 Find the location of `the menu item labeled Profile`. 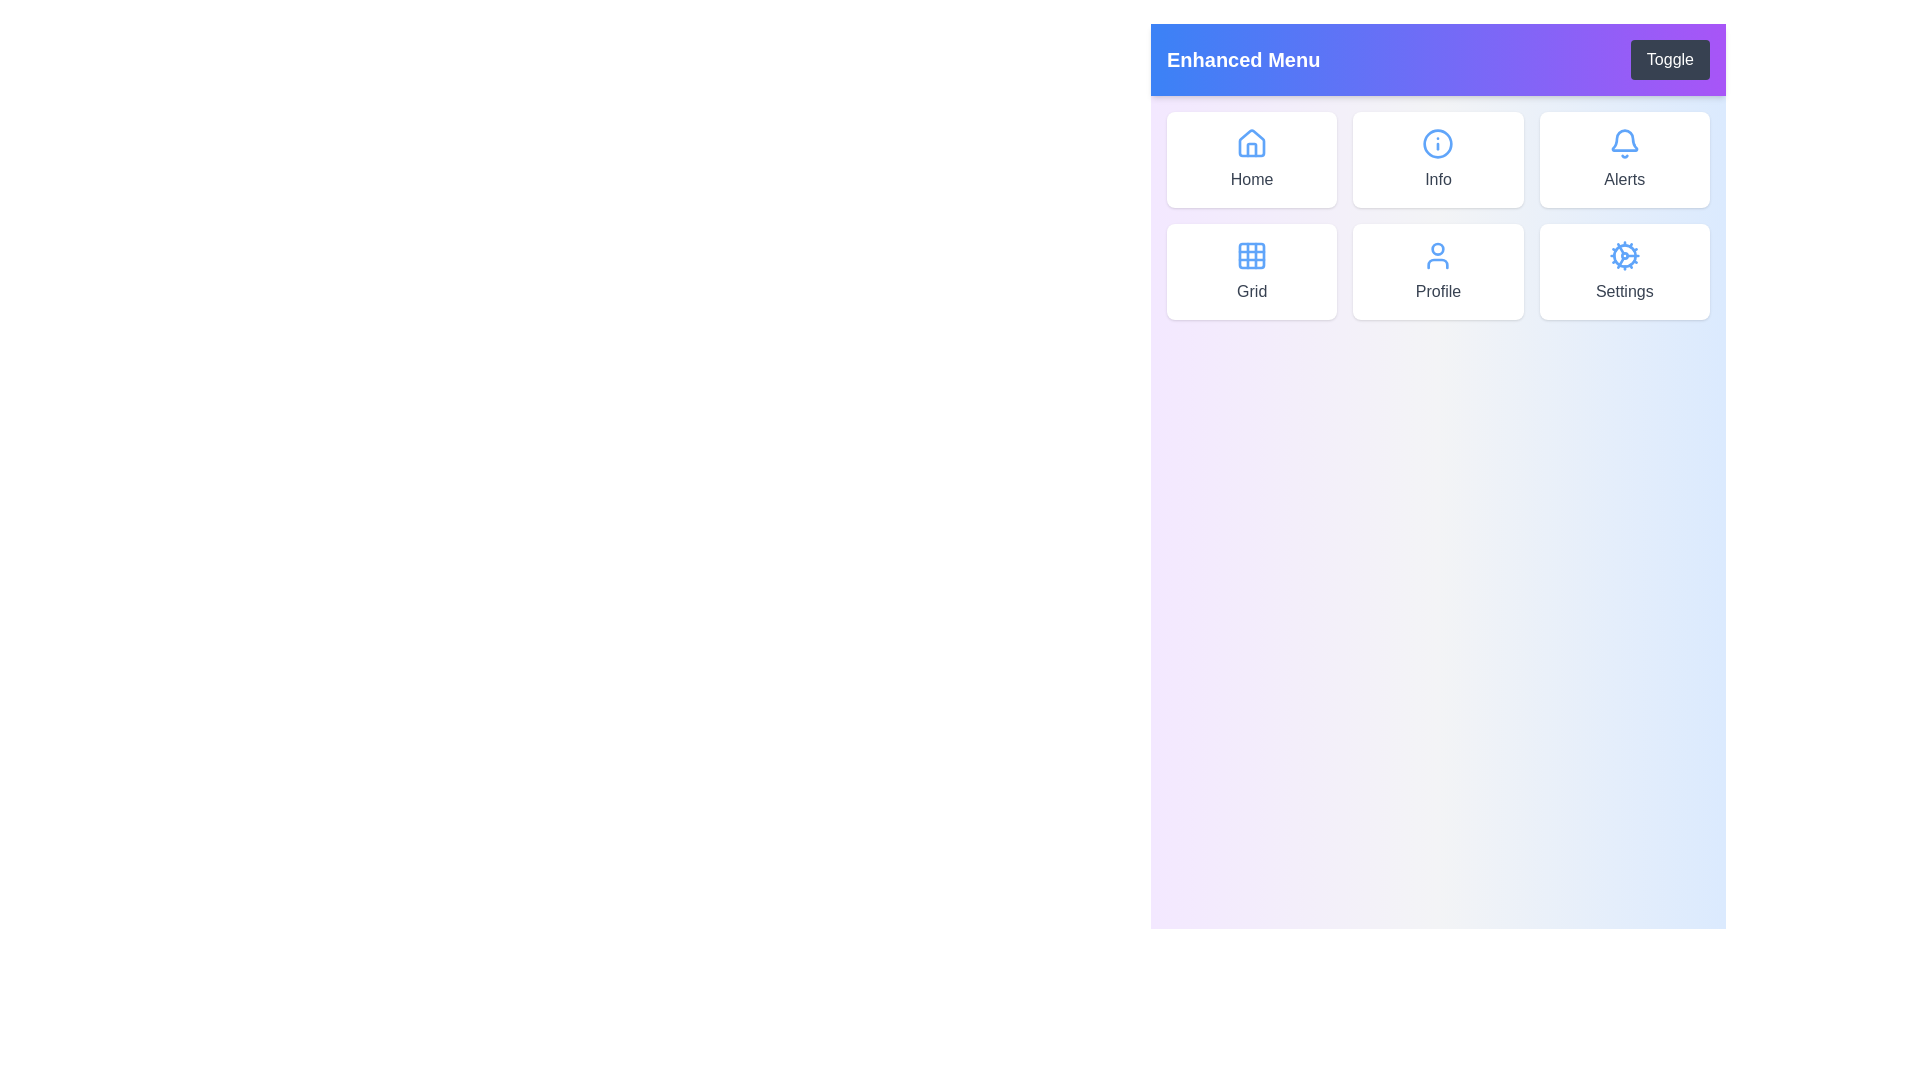

the menu item labeled Profile is located at coordinates (1437, 272).